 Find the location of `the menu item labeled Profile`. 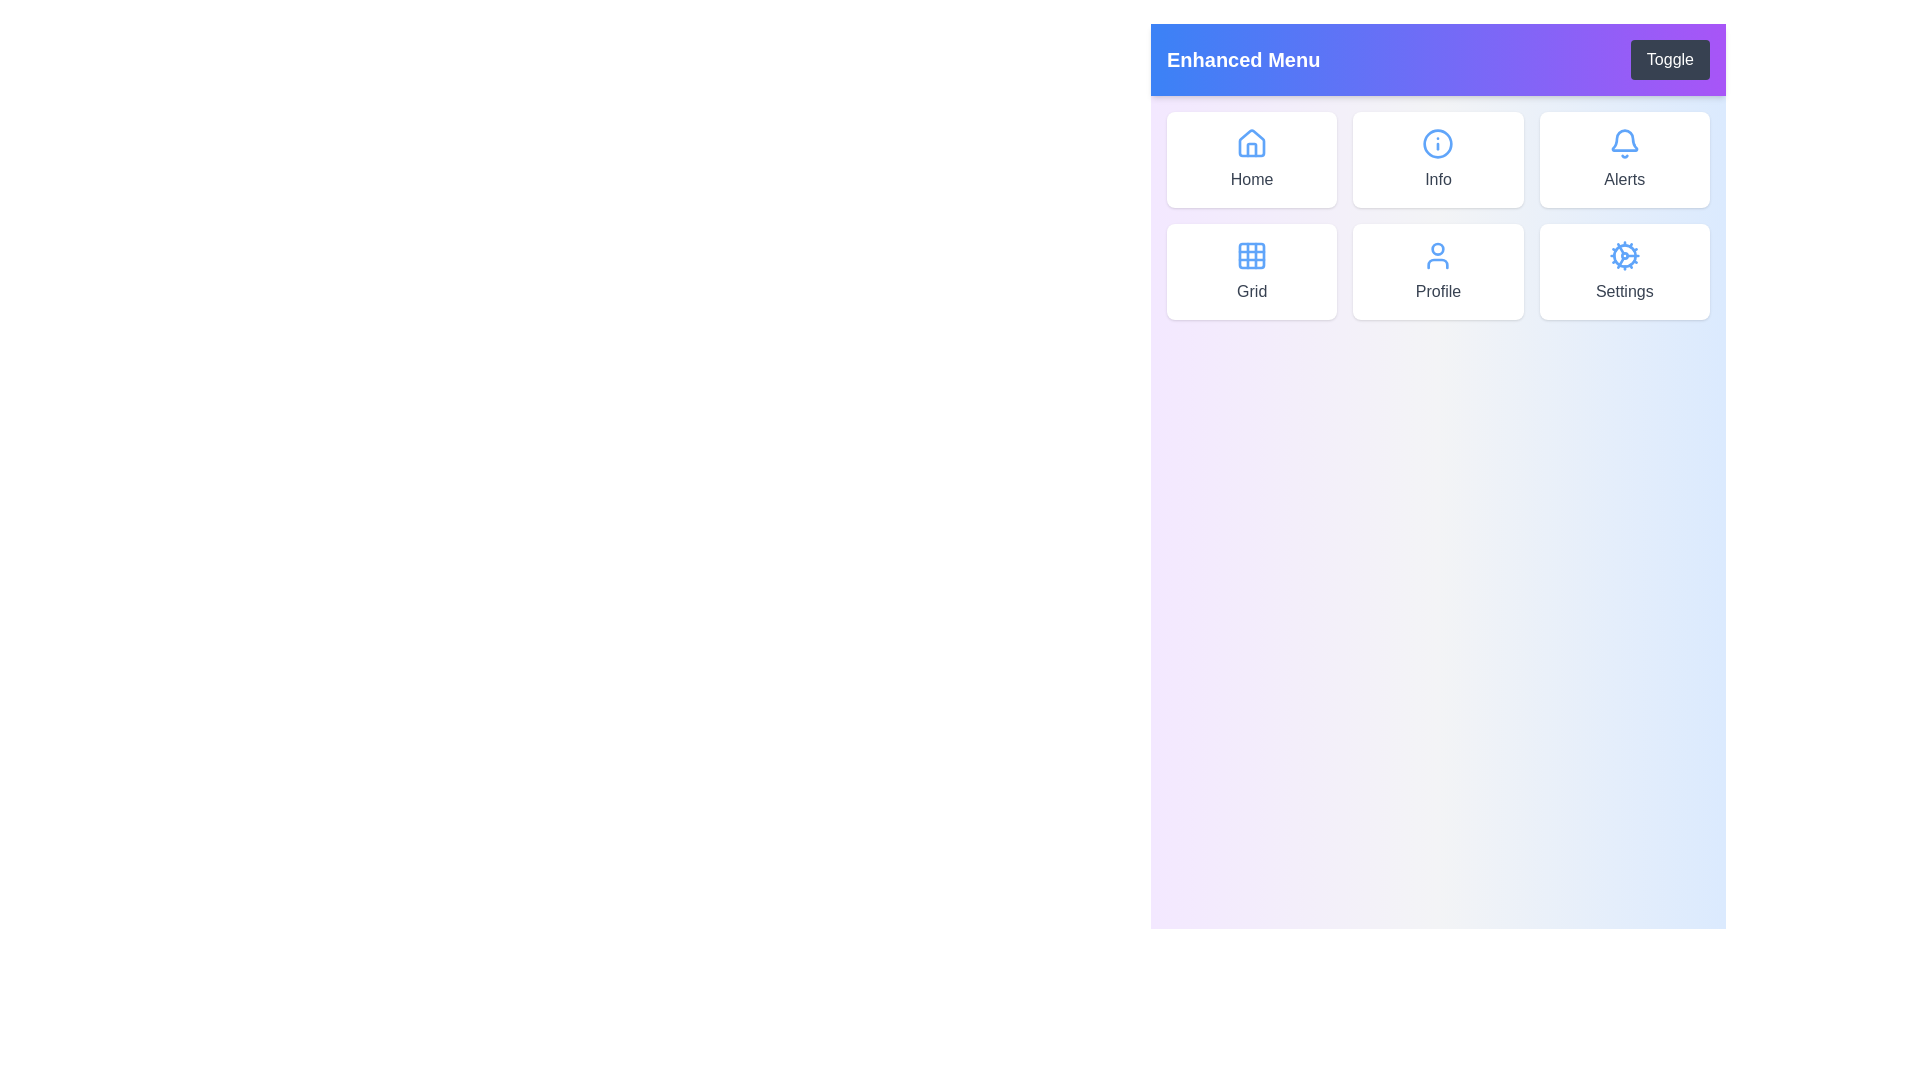

the menu item labeled Profile is located at coordinates (1437, 272).